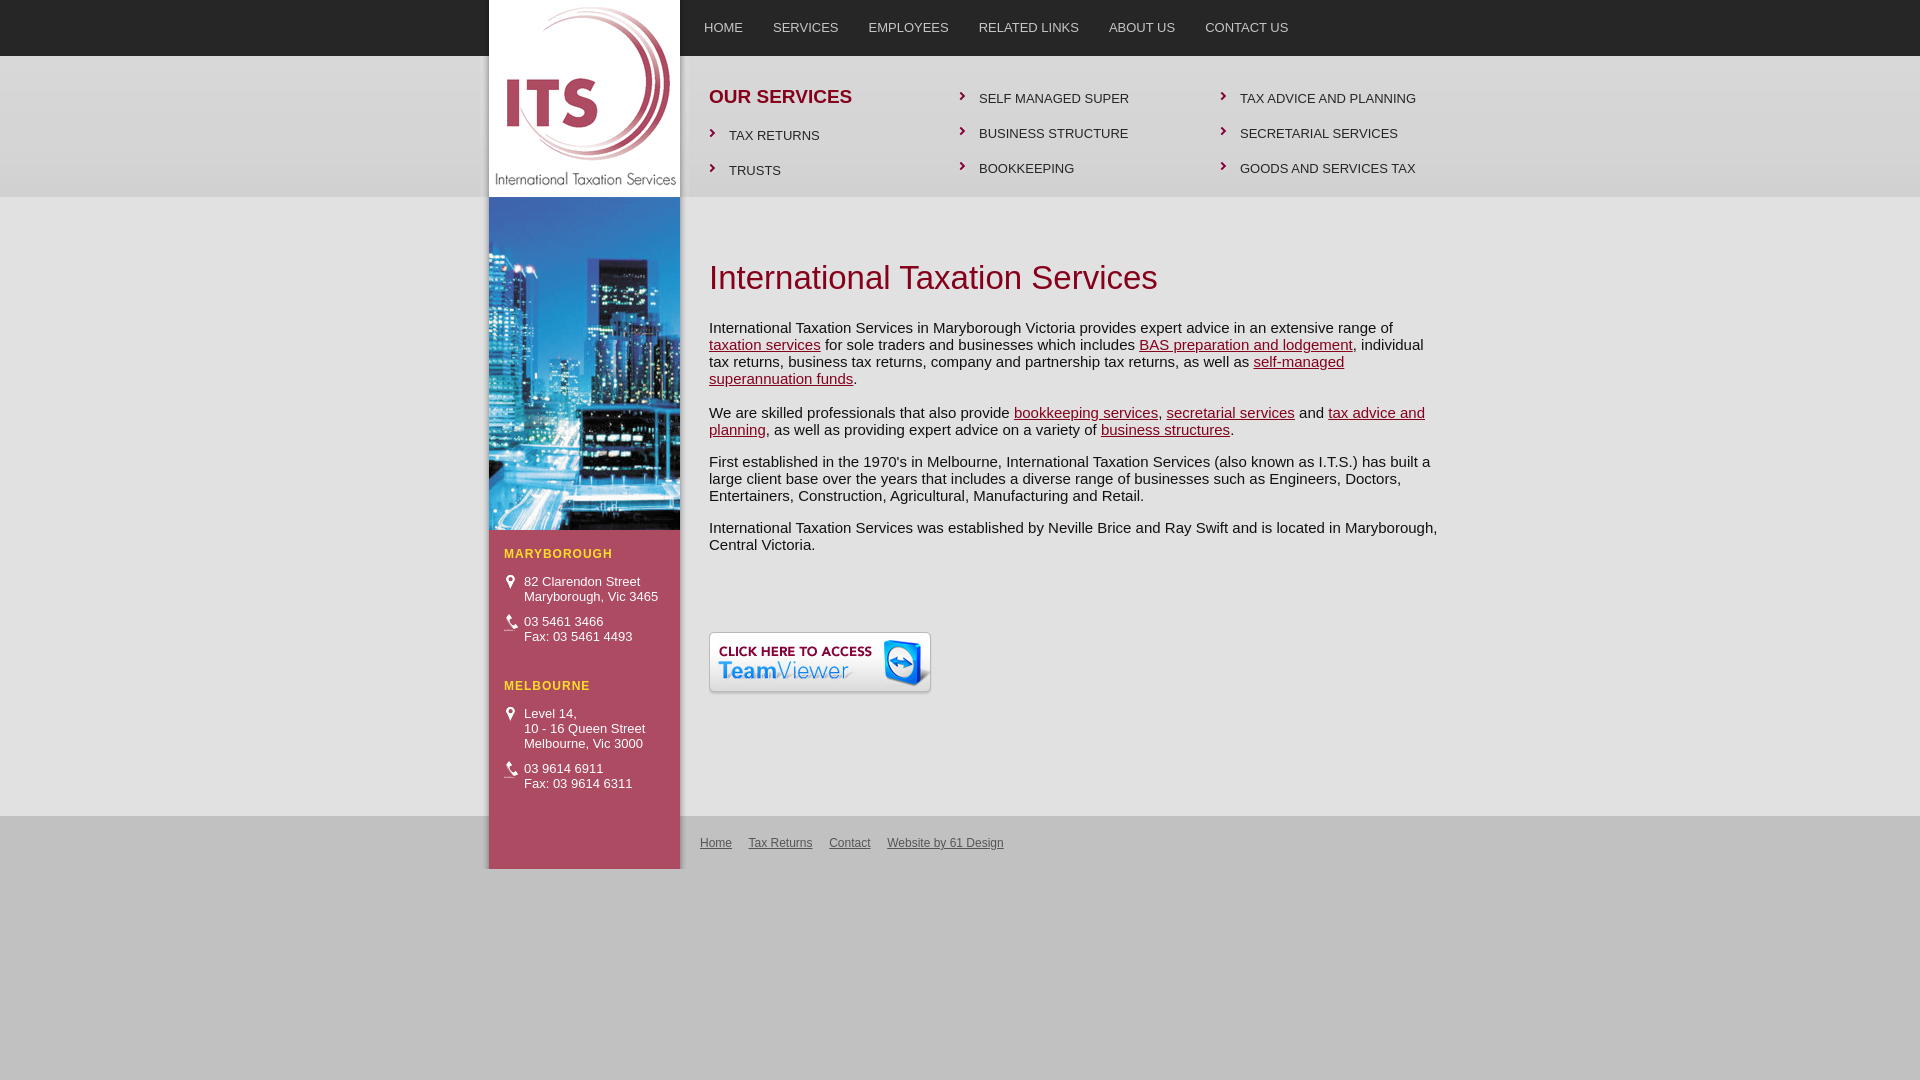 The height and width of the screenshot is (1080, 1920). I want to click on 'Tax Returns', so click(778, 843).